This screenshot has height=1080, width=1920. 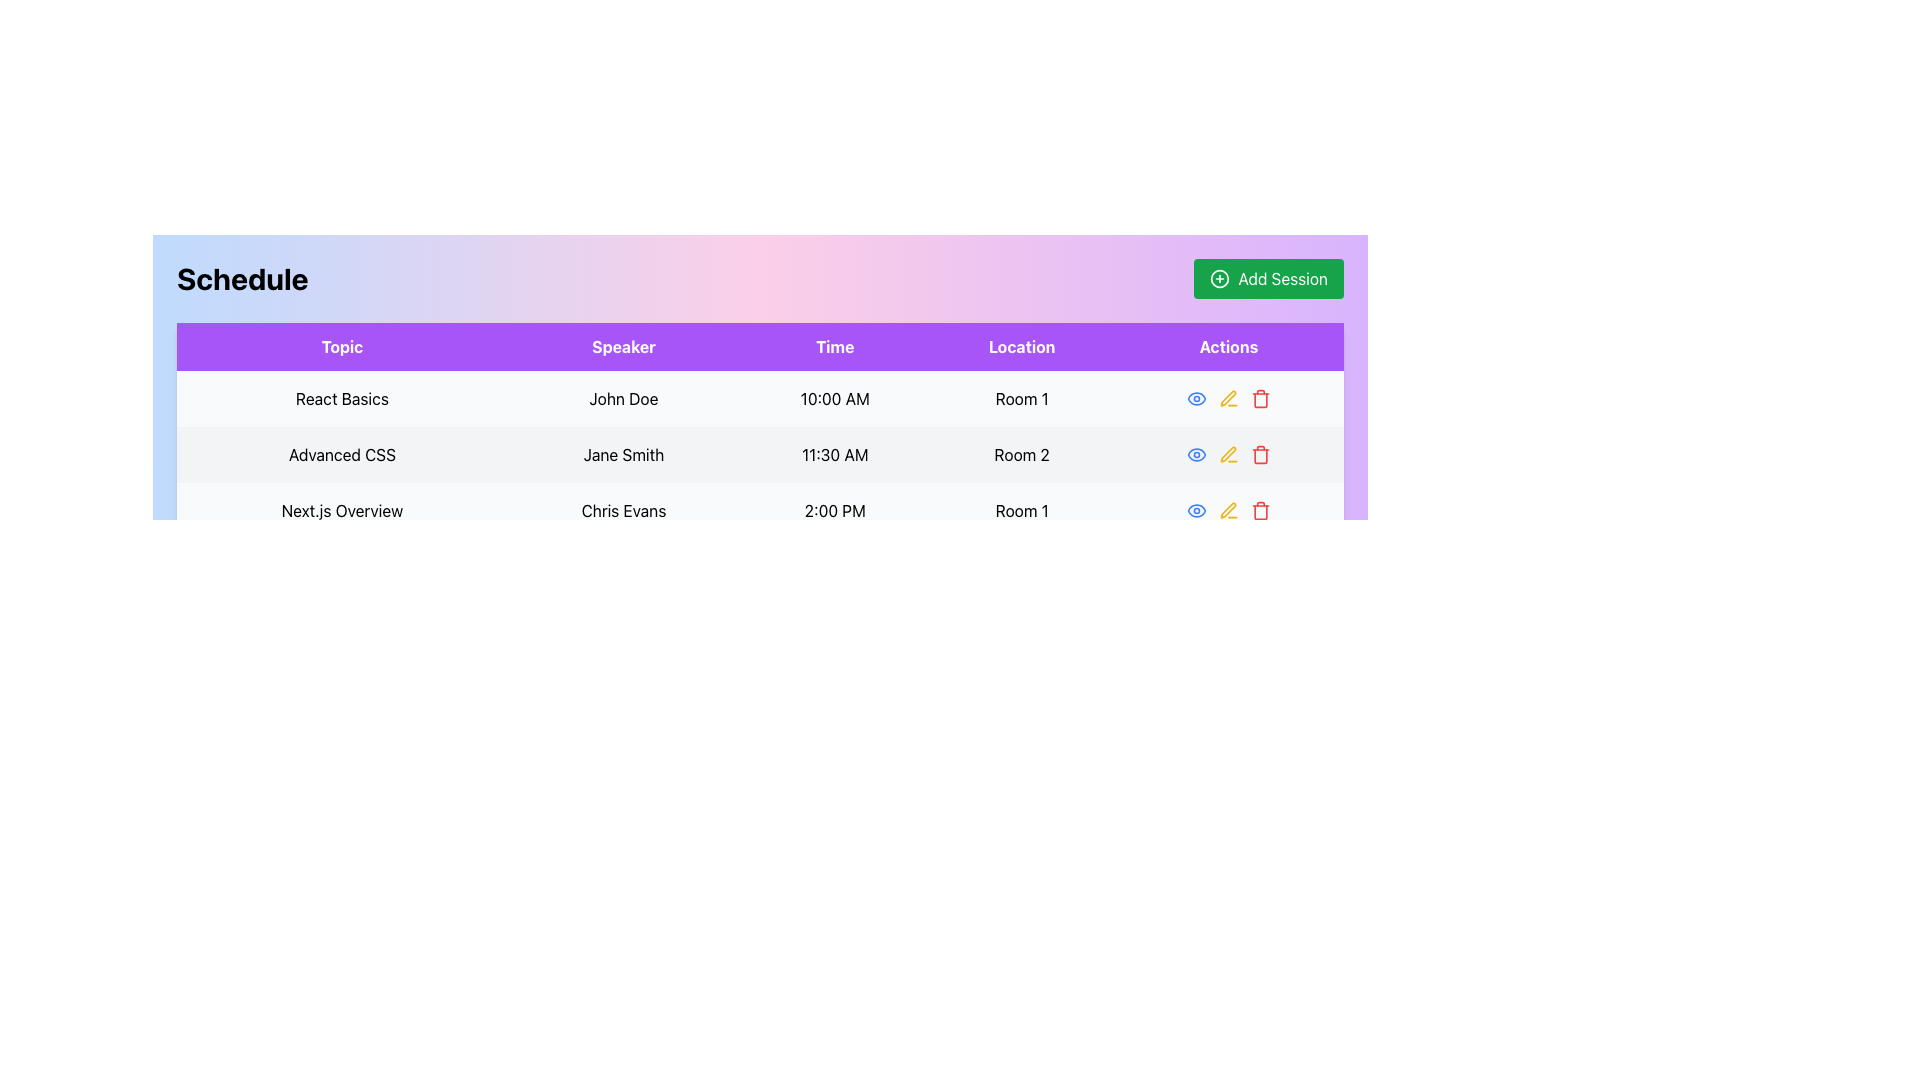 What do you see at coordinates (1227, 455) in the screenshot?
I see `the trash can icon in the Action control group for the 'Advanced CSS' row` at bounding box center [1227, 455].